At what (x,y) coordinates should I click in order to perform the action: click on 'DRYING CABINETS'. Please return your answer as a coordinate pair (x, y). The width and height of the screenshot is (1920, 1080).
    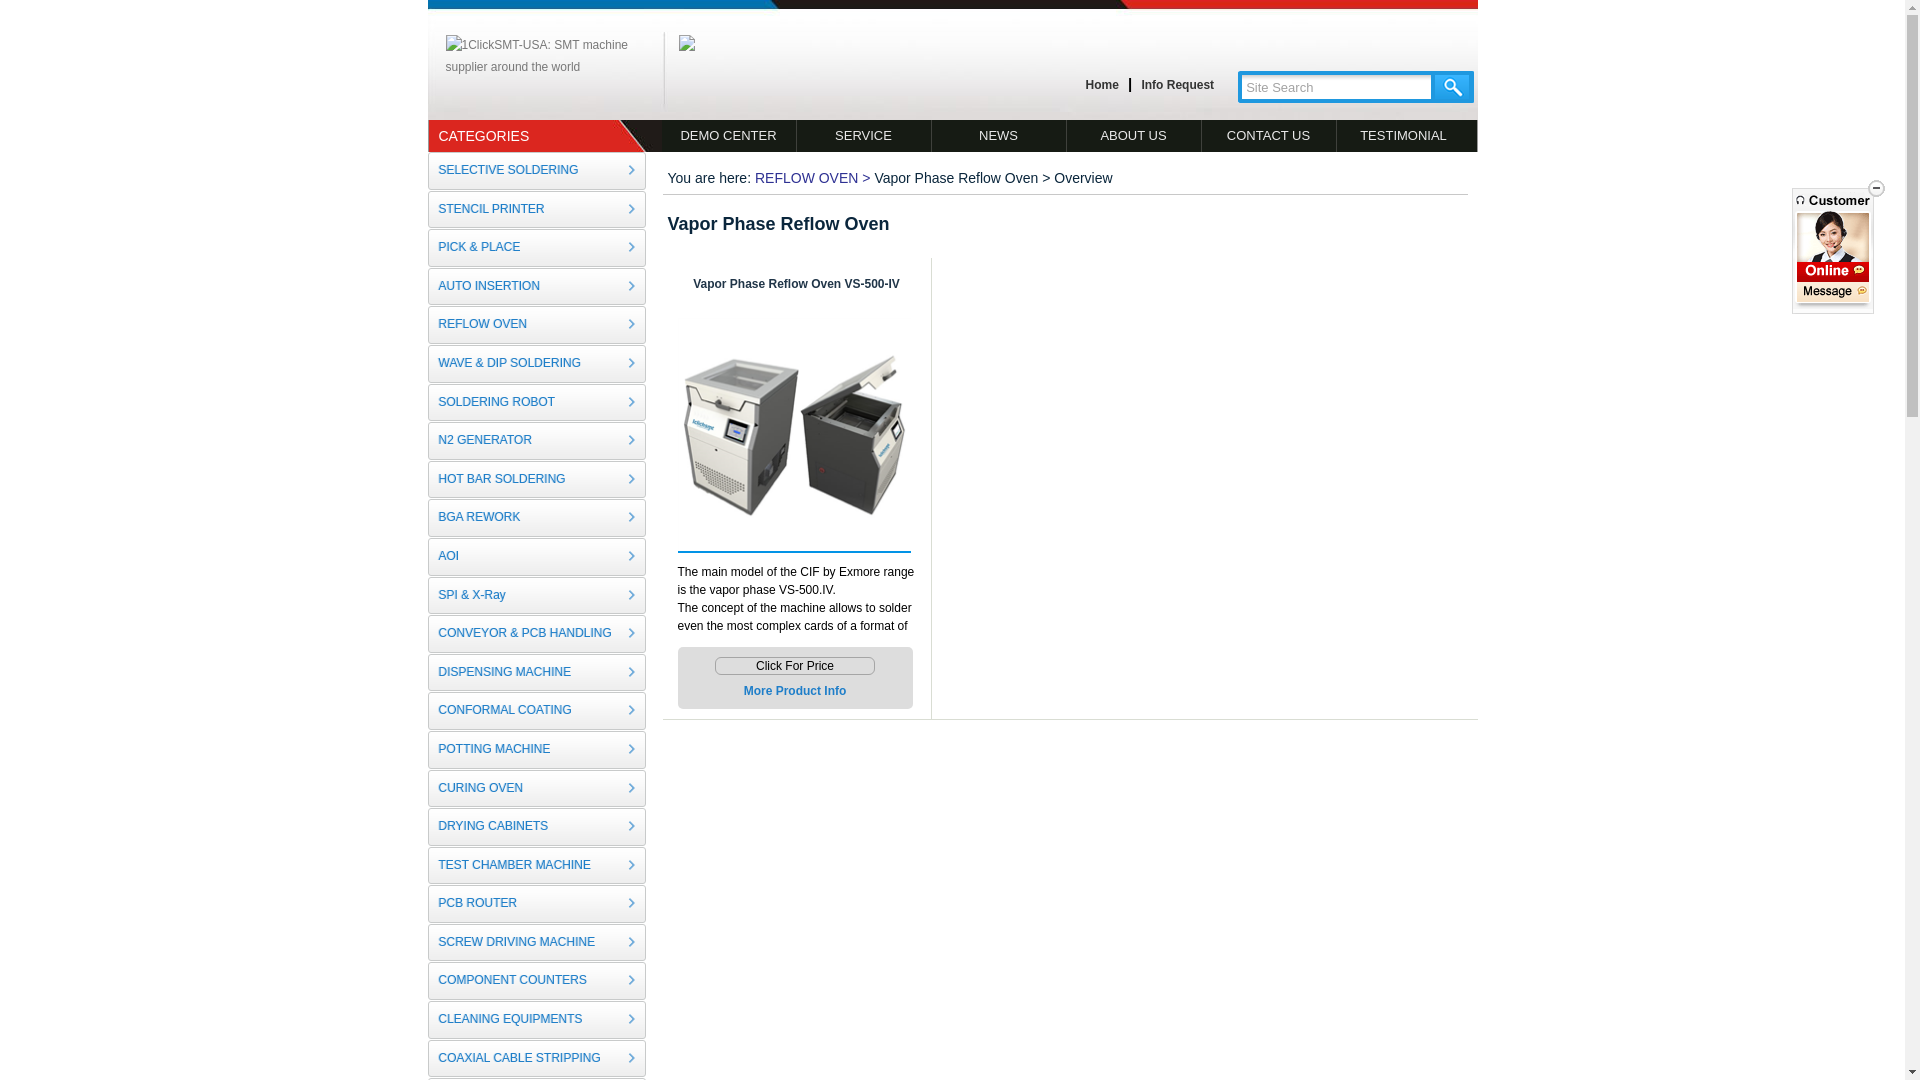
    Looking at the image, I should click on (426, 826).